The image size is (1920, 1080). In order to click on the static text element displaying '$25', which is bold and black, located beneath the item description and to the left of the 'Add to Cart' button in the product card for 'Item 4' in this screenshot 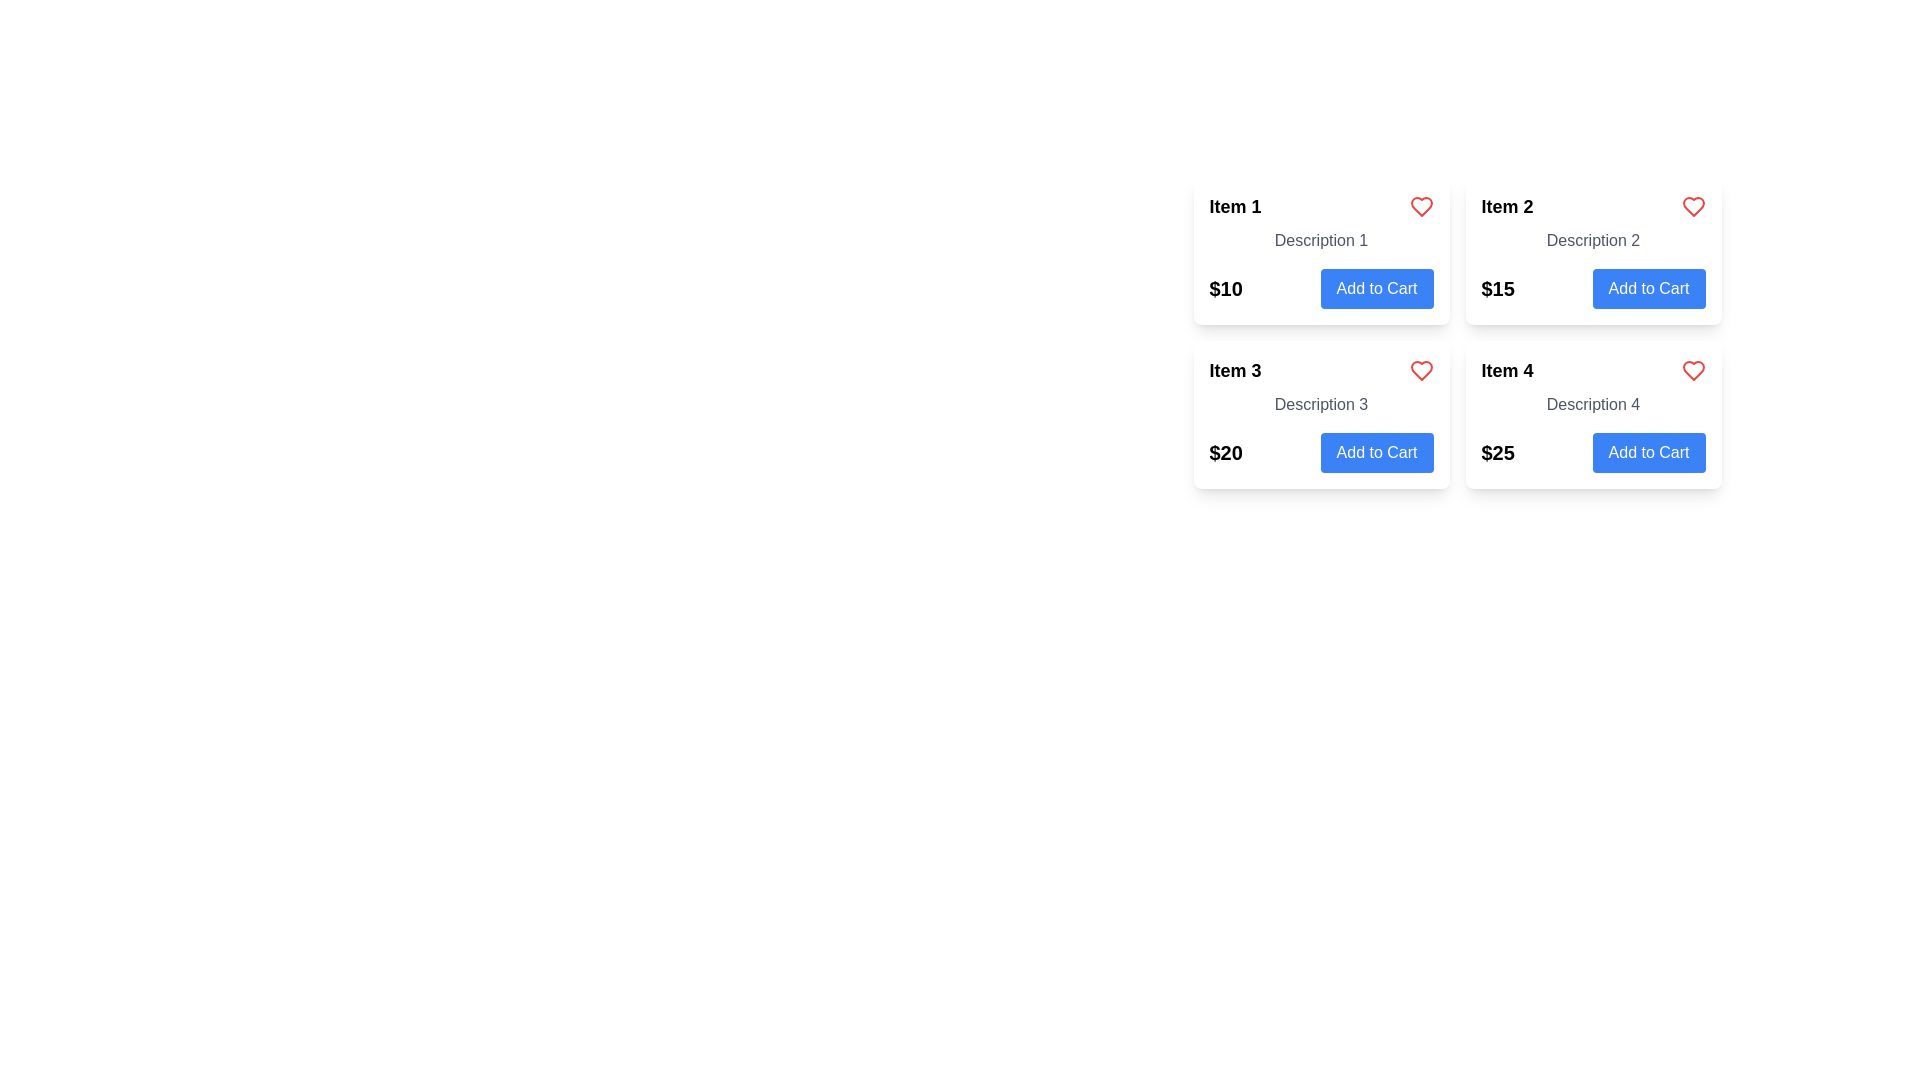, I will do `click(1498, 452)`.